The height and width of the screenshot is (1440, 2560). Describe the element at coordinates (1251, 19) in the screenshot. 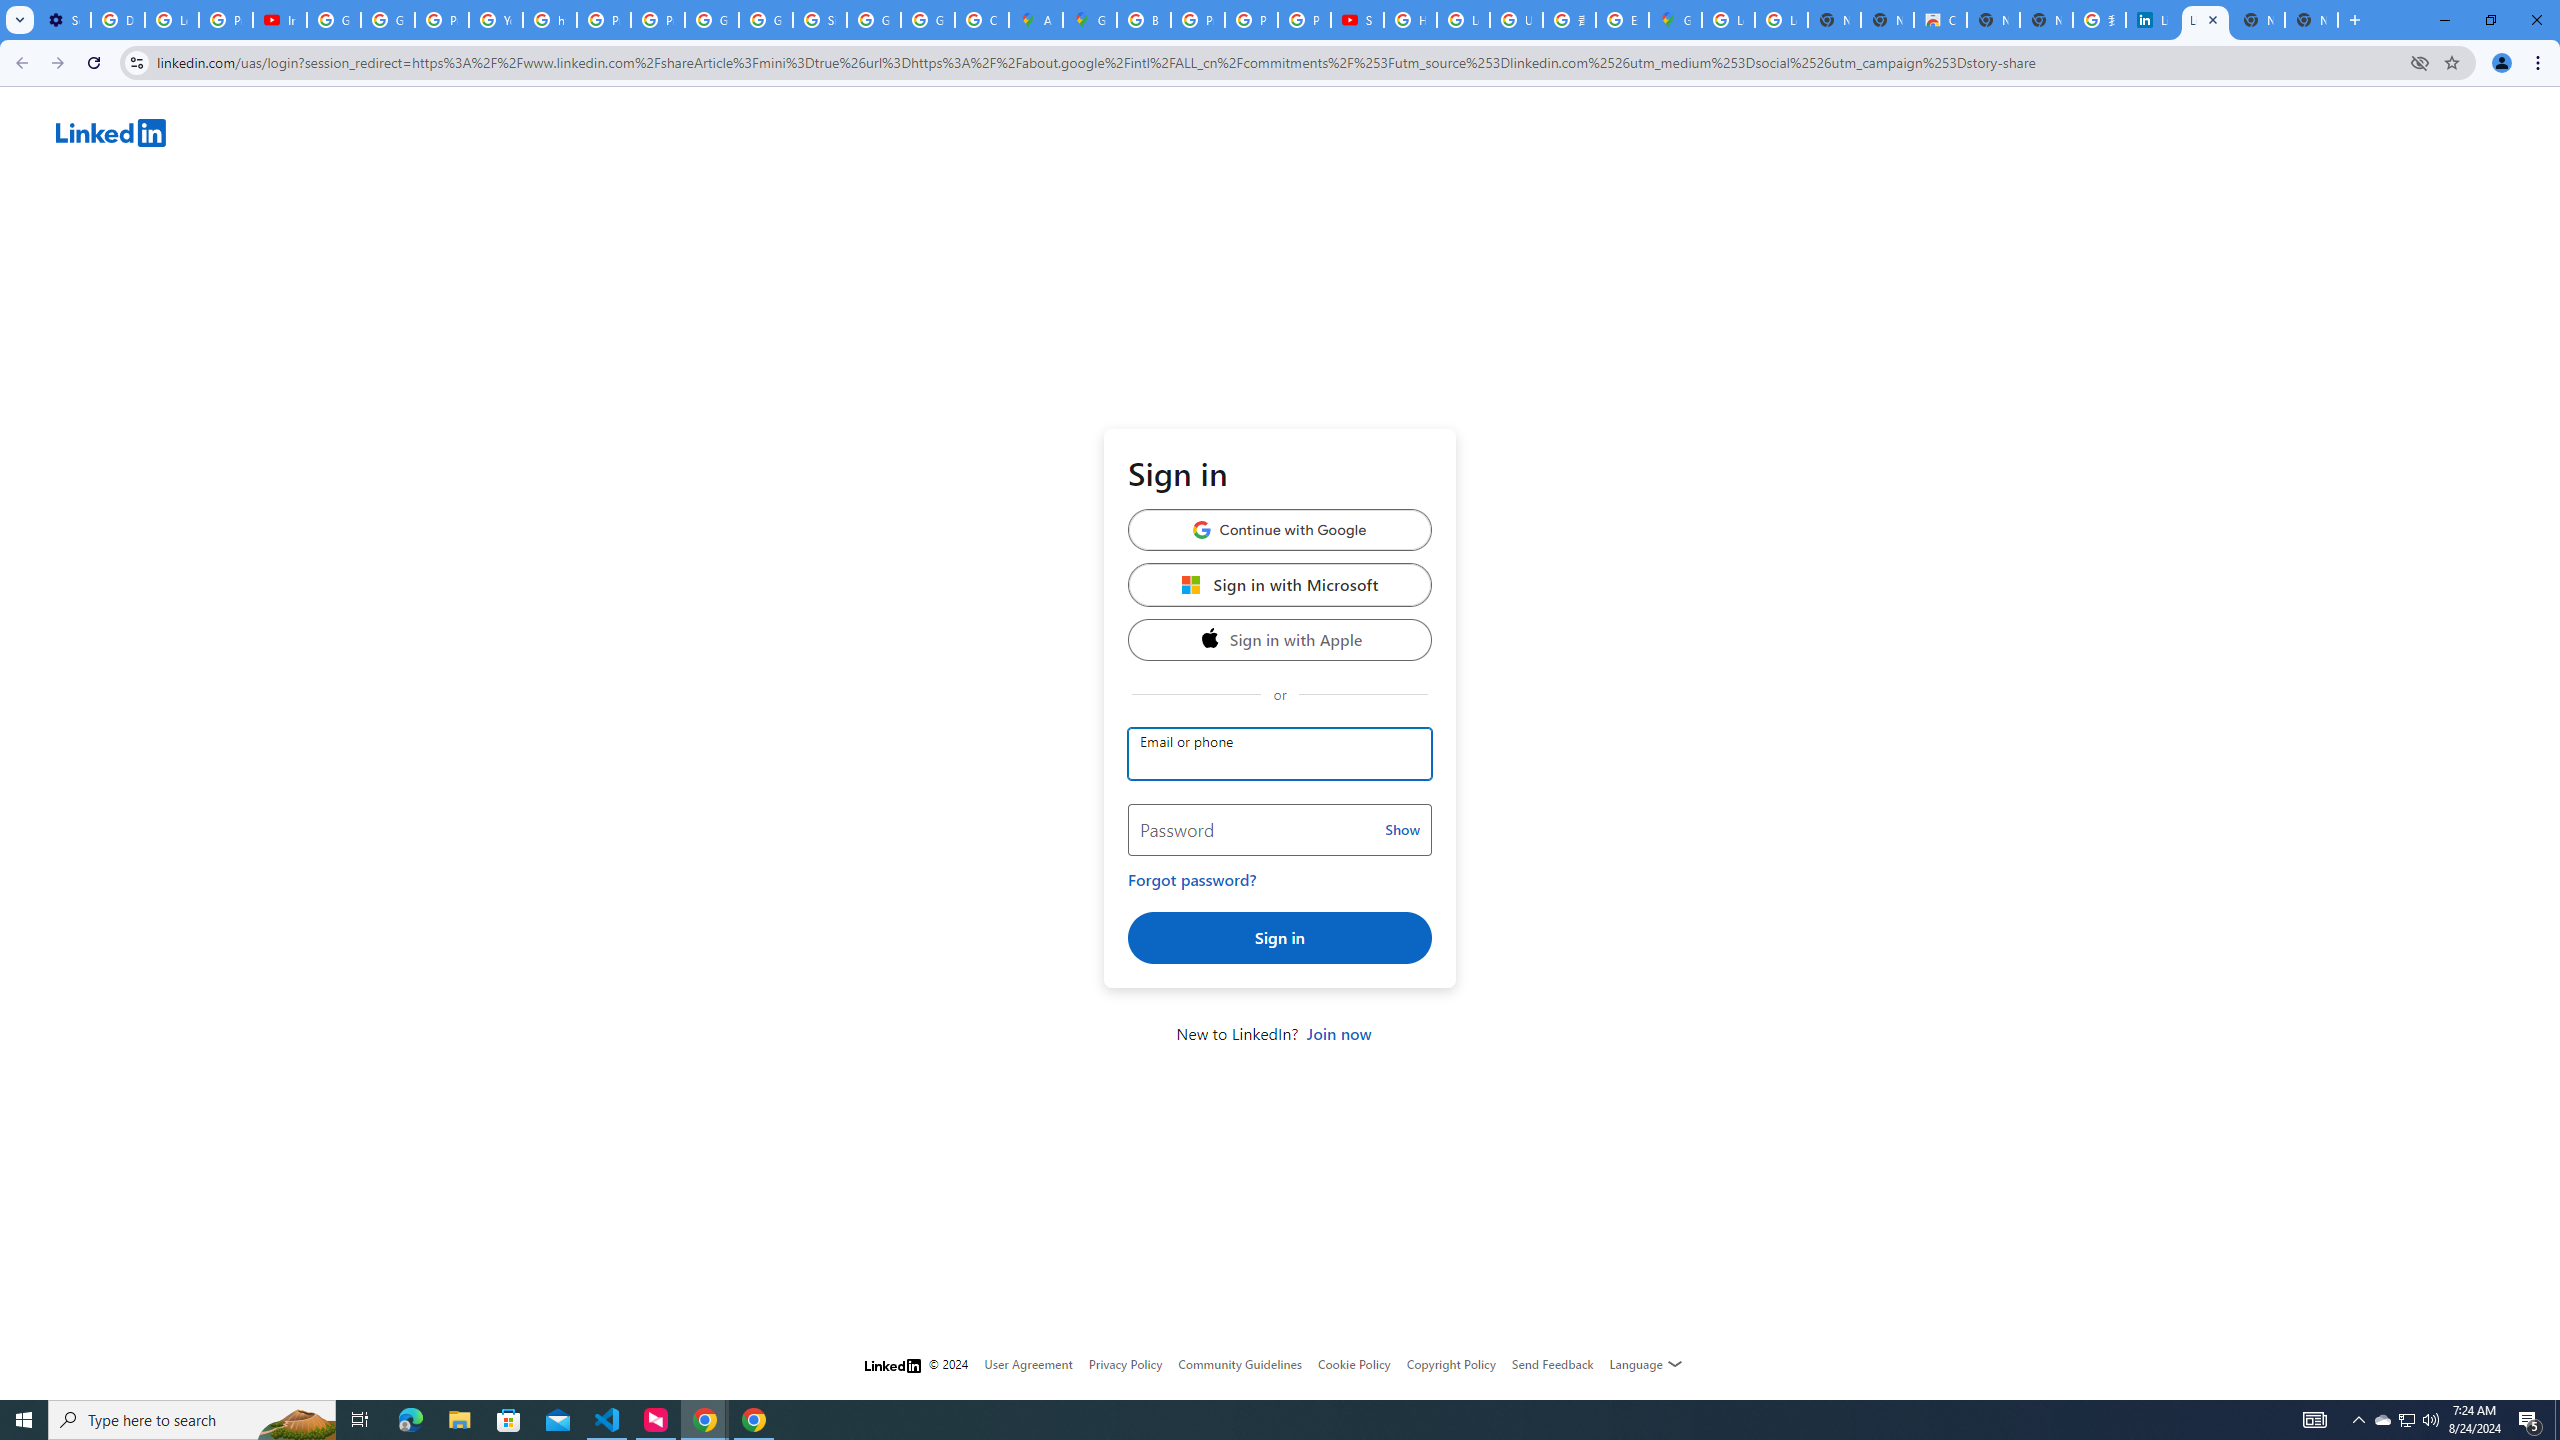

I see `'Privacy Help Center - Policies Help'` at that location.